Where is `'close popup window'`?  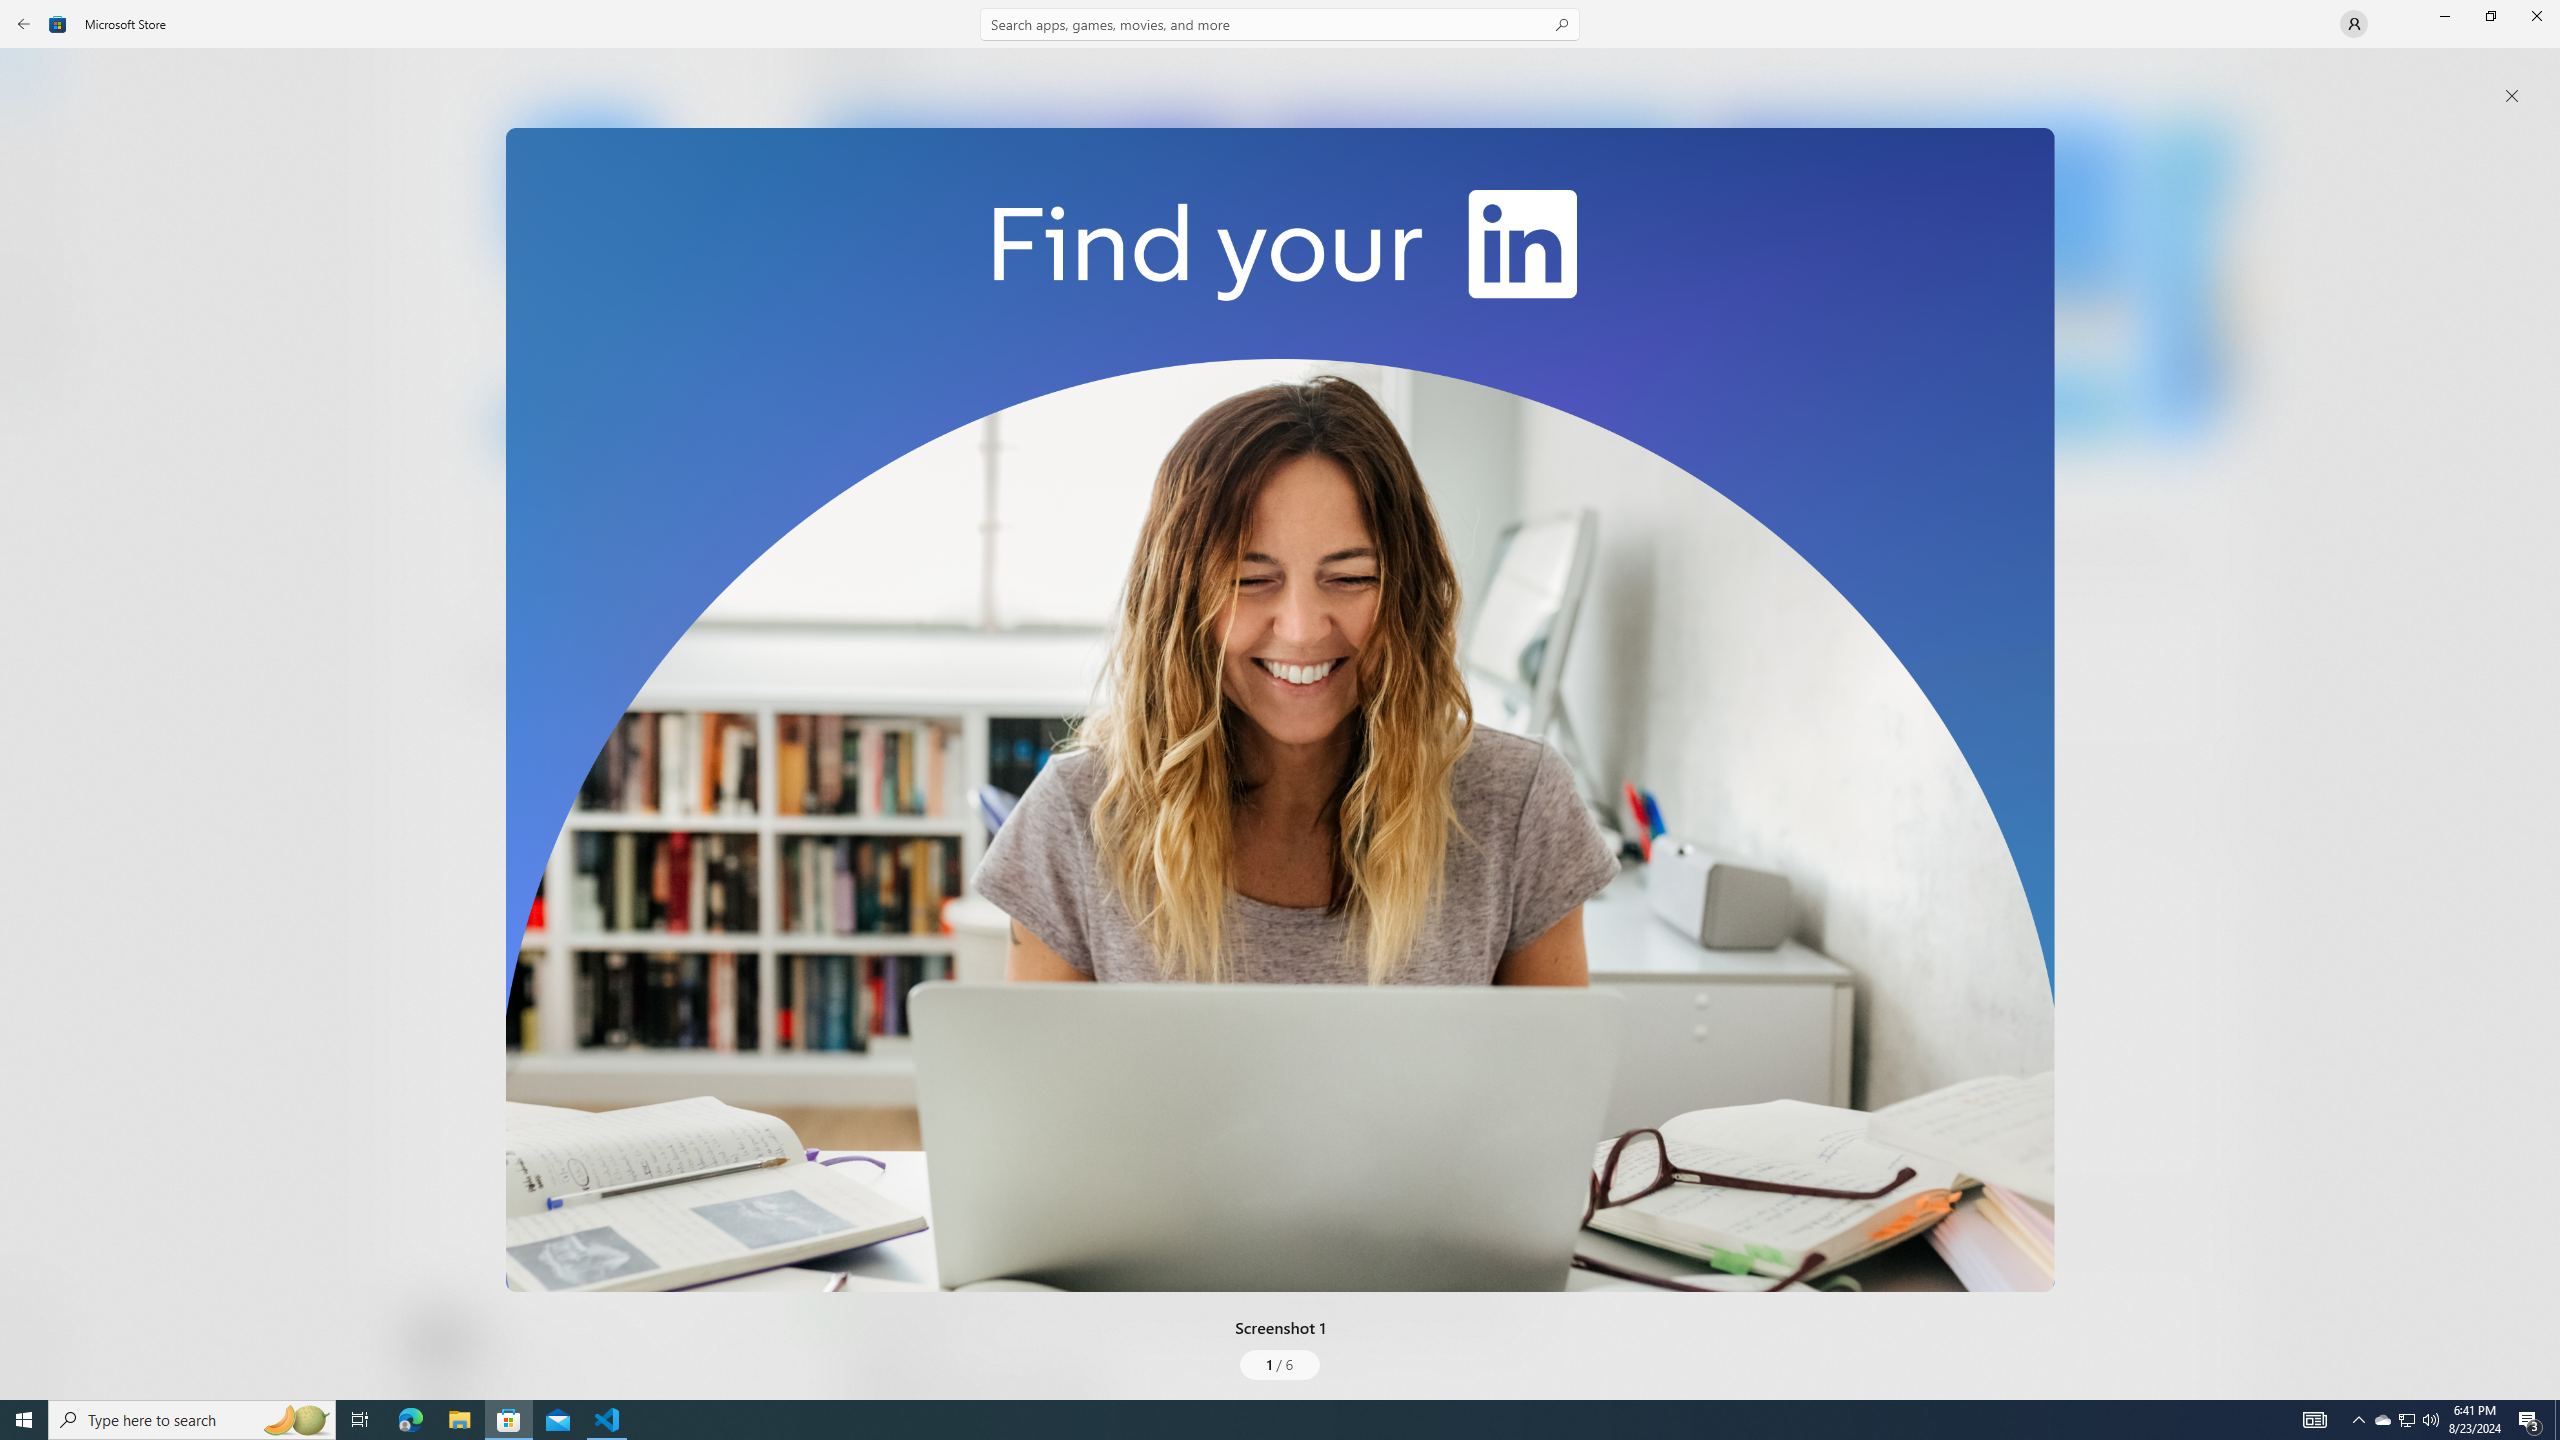 'close popup window' is located at coordinates (2511, 95).